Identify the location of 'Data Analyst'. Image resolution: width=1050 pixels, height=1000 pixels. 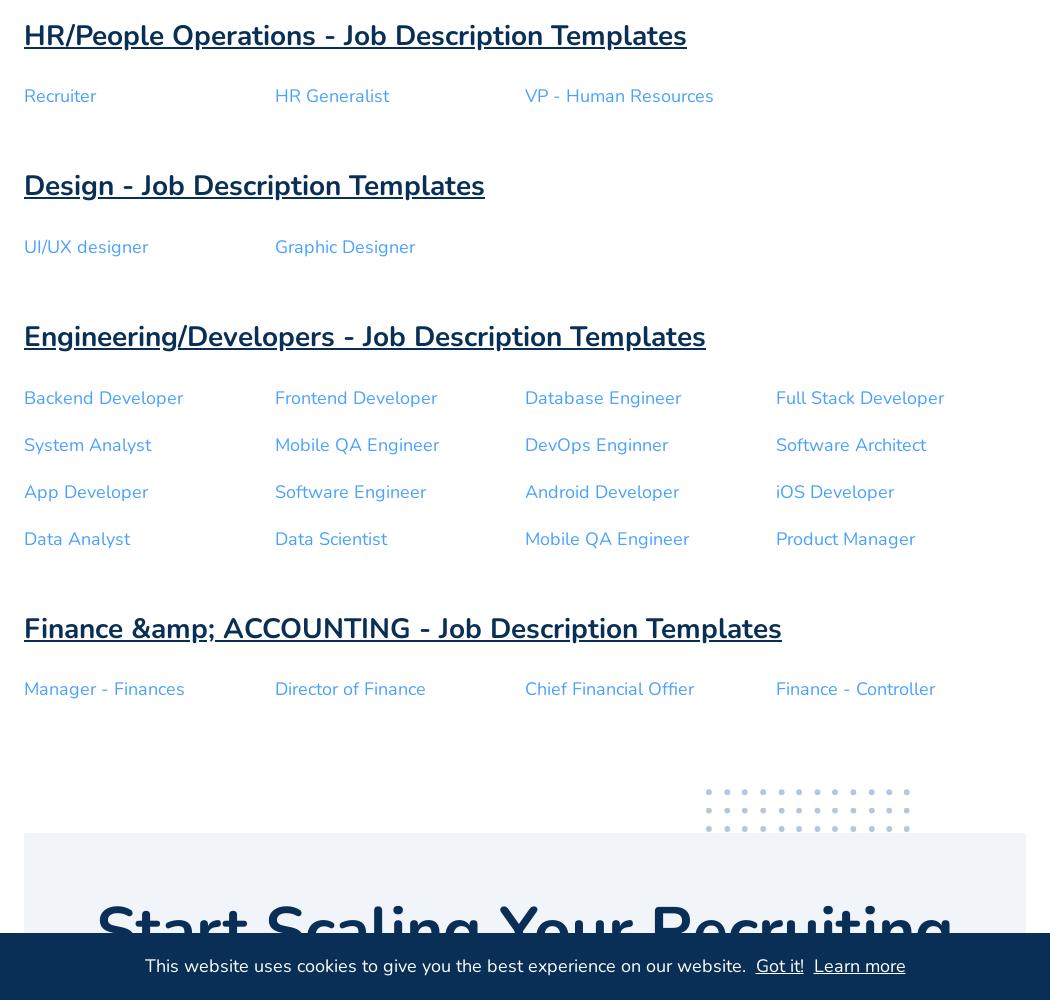
(76, 538).